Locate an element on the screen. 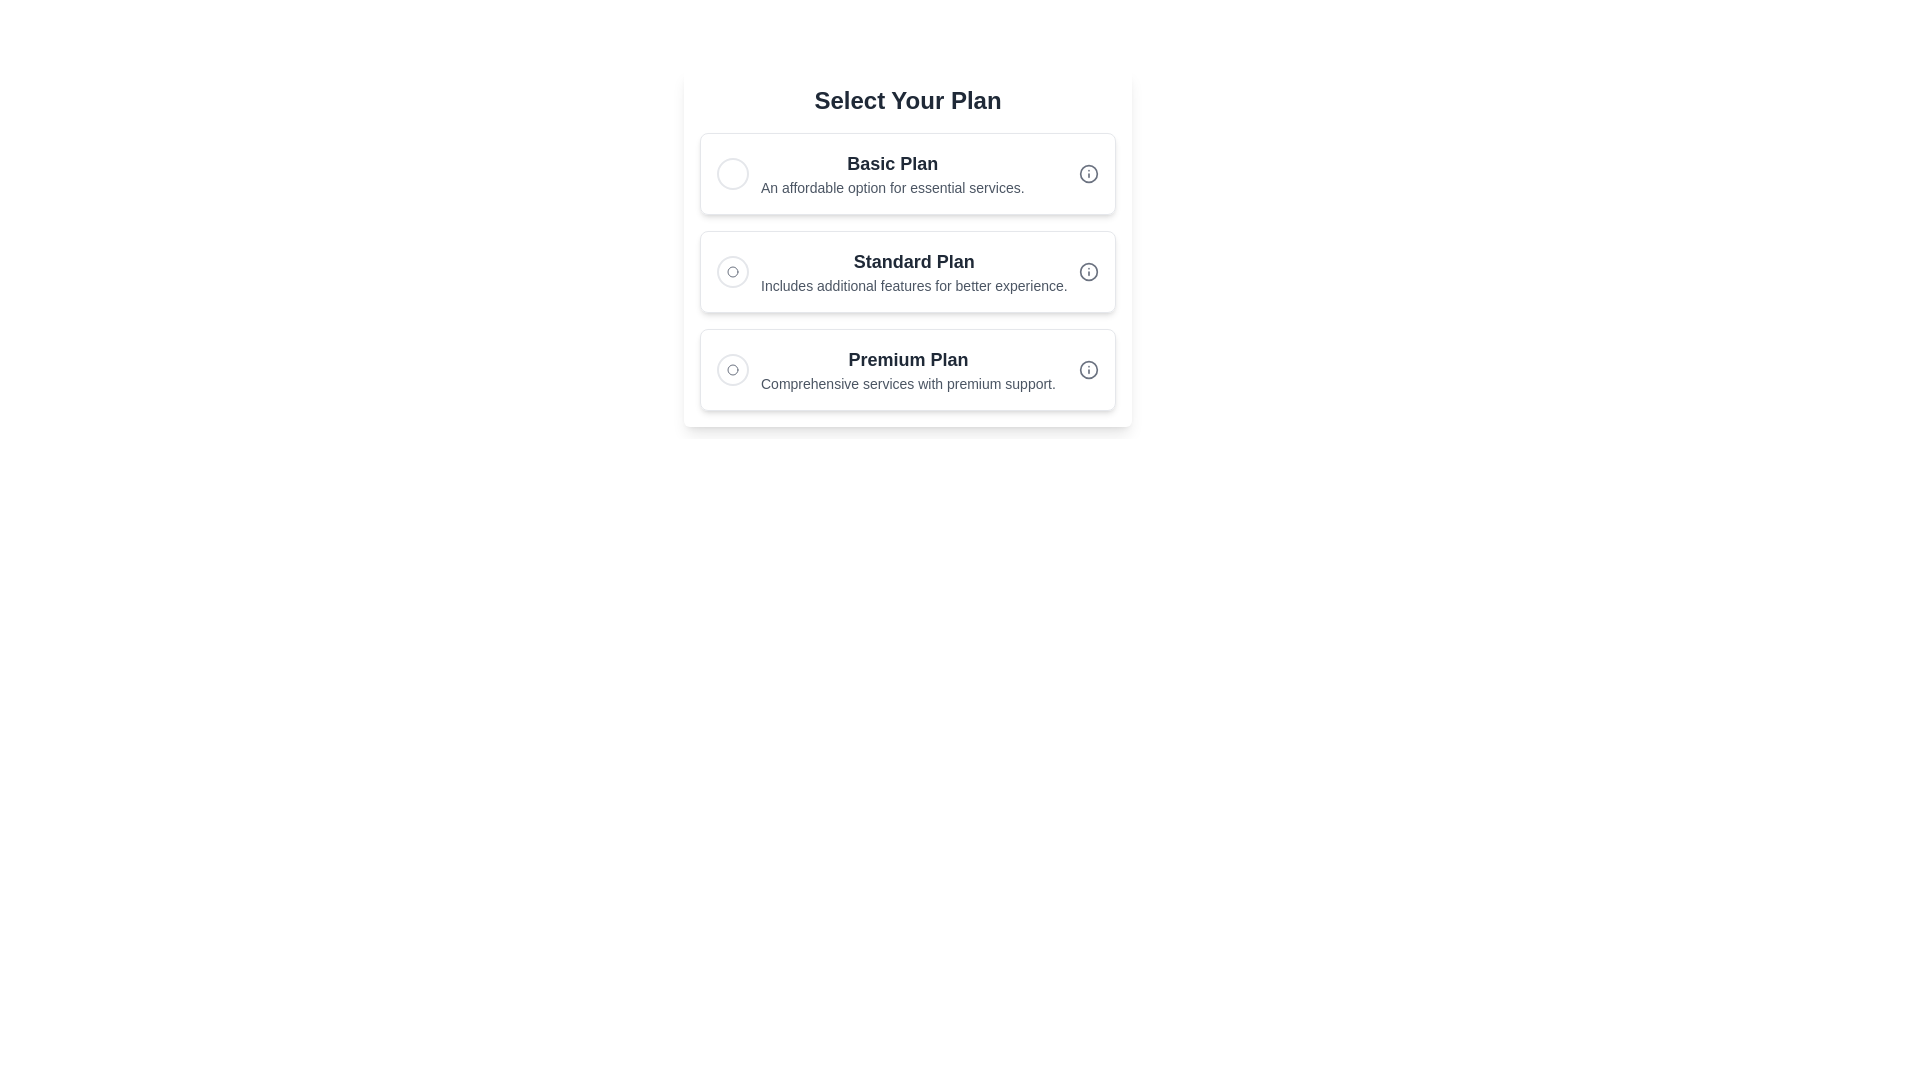 The width and height of the screenshot is (1920, 1080). the radio button is located at coordinates (732, 172).